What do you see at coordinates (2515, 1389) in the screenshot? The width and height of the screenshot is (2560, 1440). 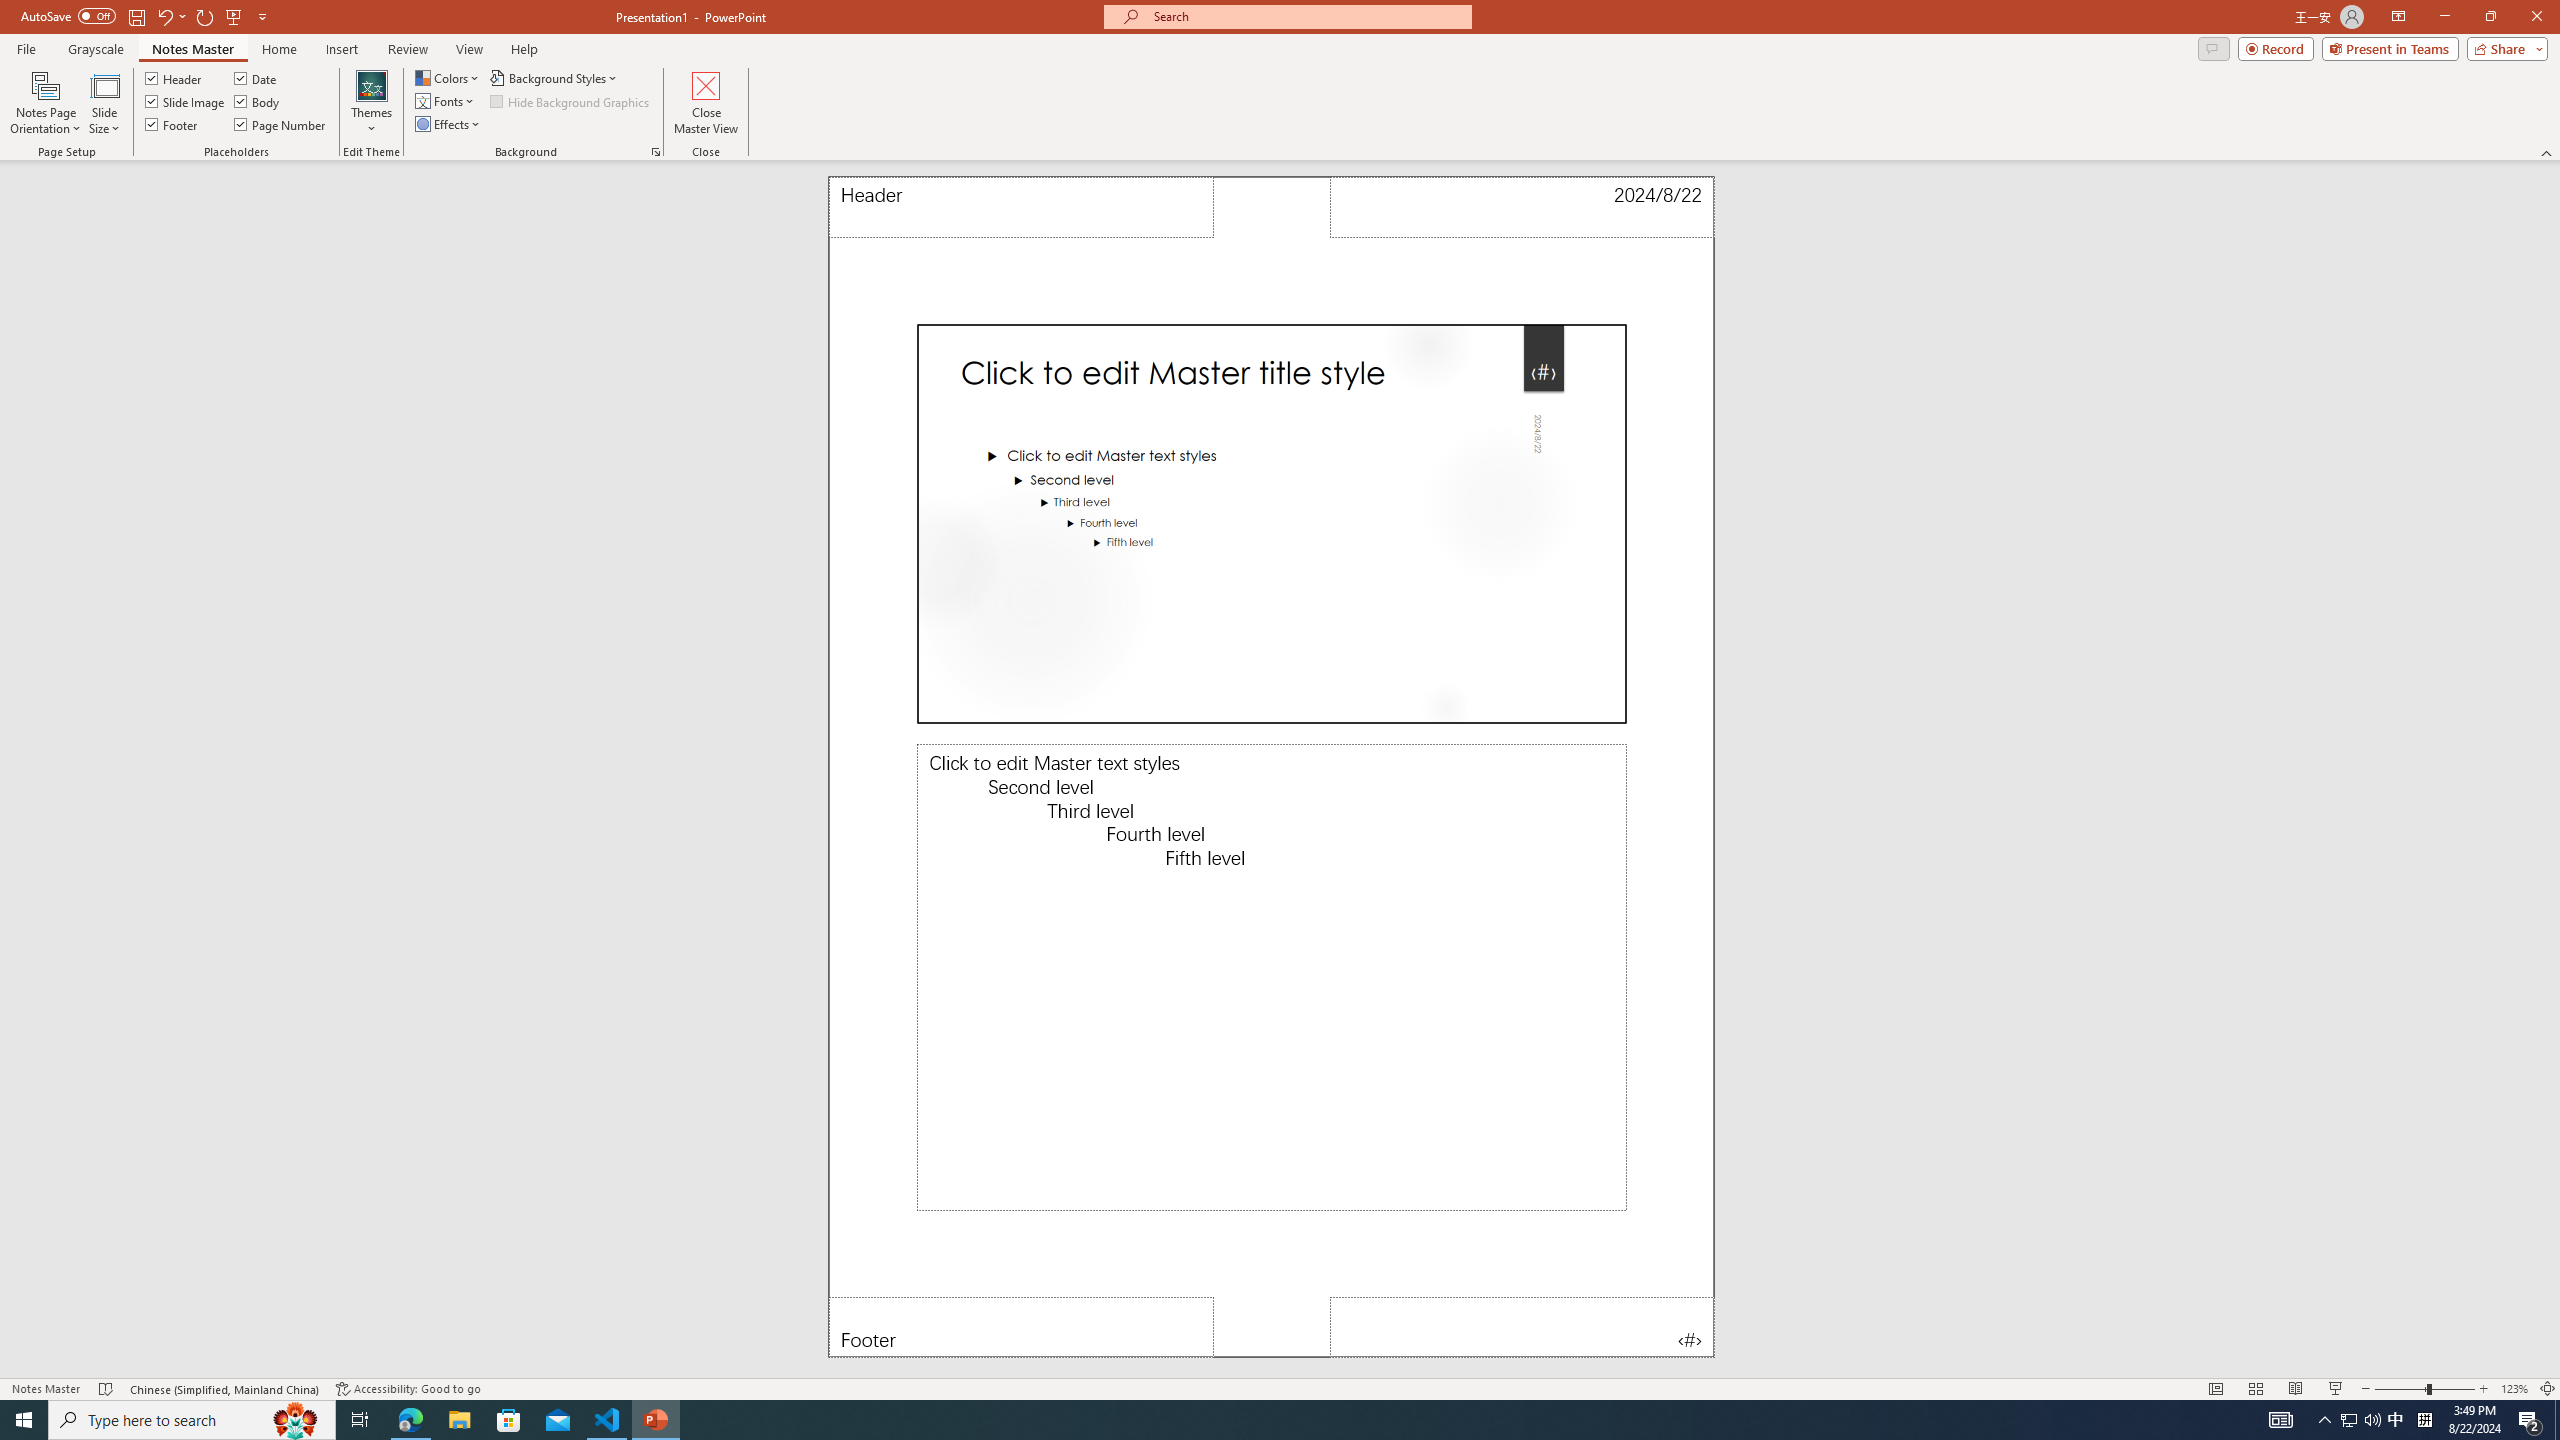 I see `'Zoom 123%'` at bounding box center [2515, 1389].